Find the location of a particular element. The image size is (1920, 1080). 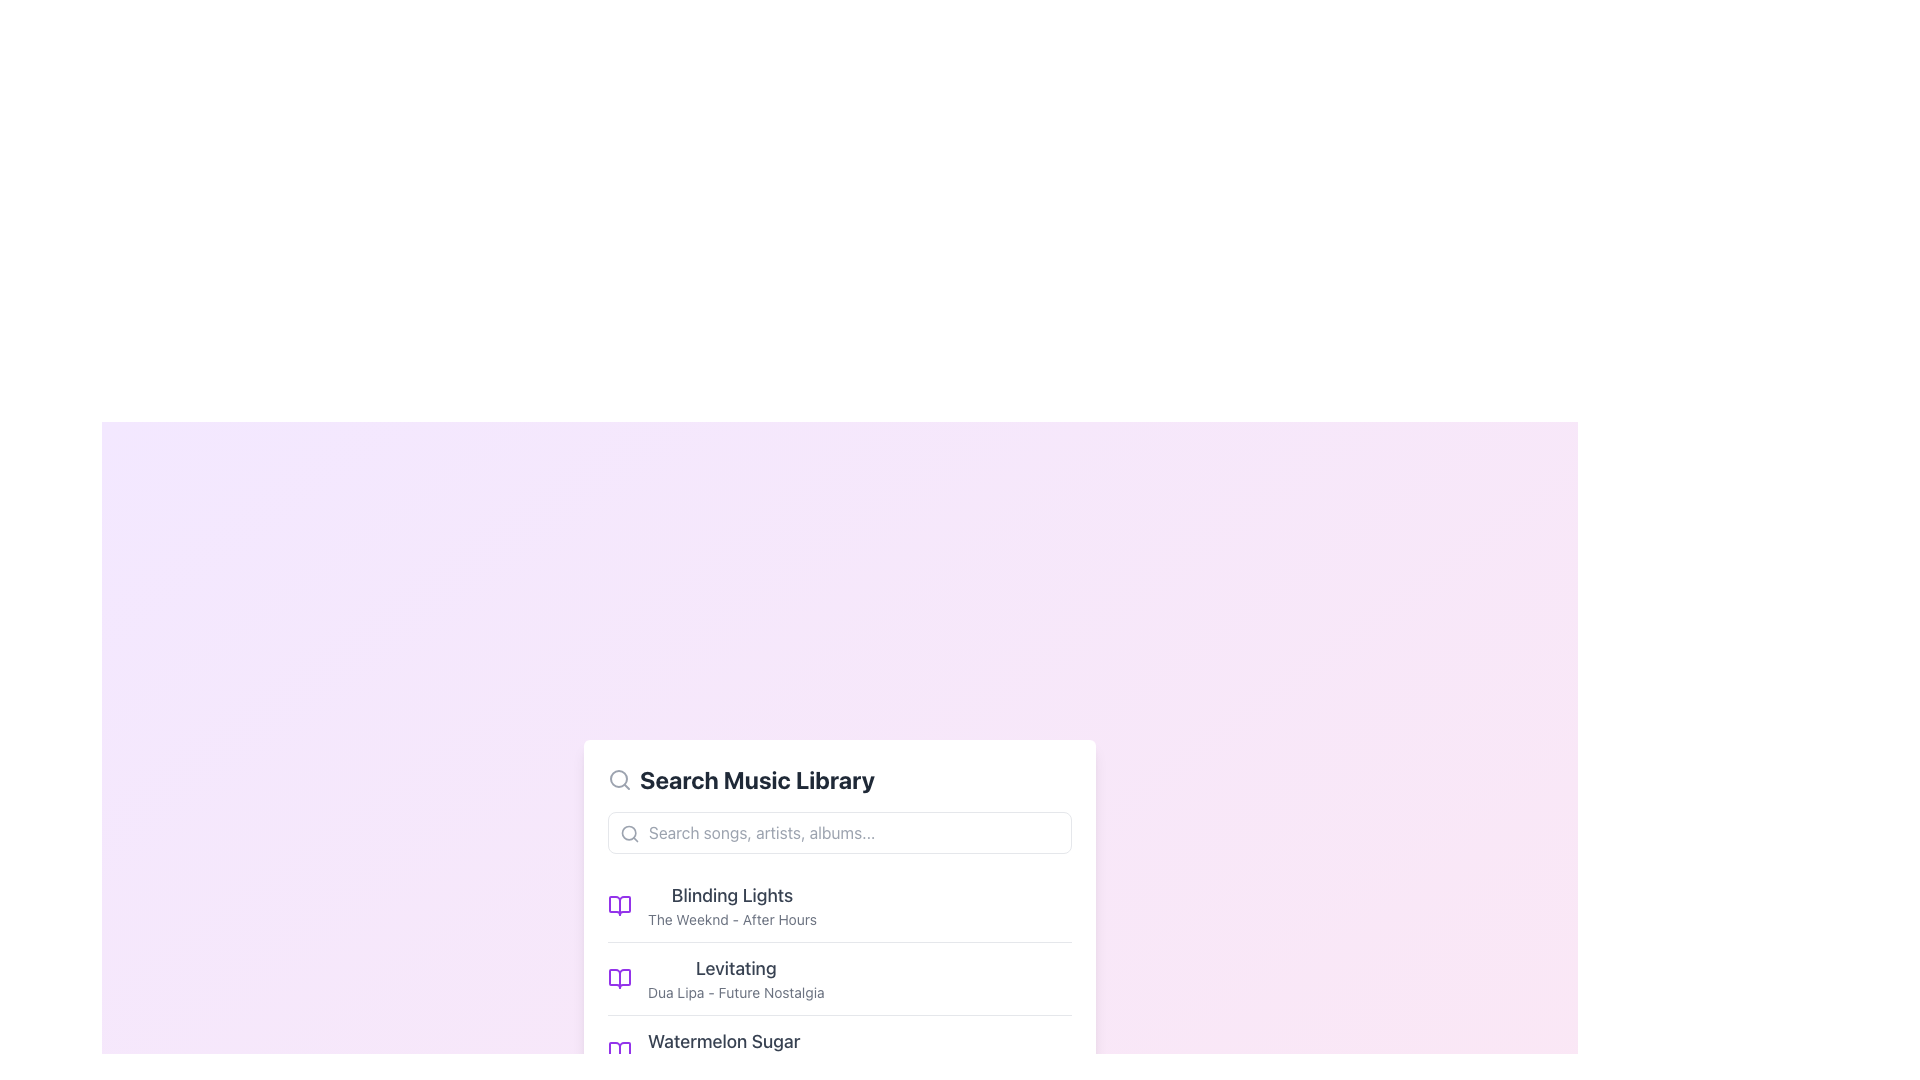

the text element displaying 'The Weeknd - After Hours', which is positioned below 'Blinding Lights' in the song list is located at coordinates (731, 919).